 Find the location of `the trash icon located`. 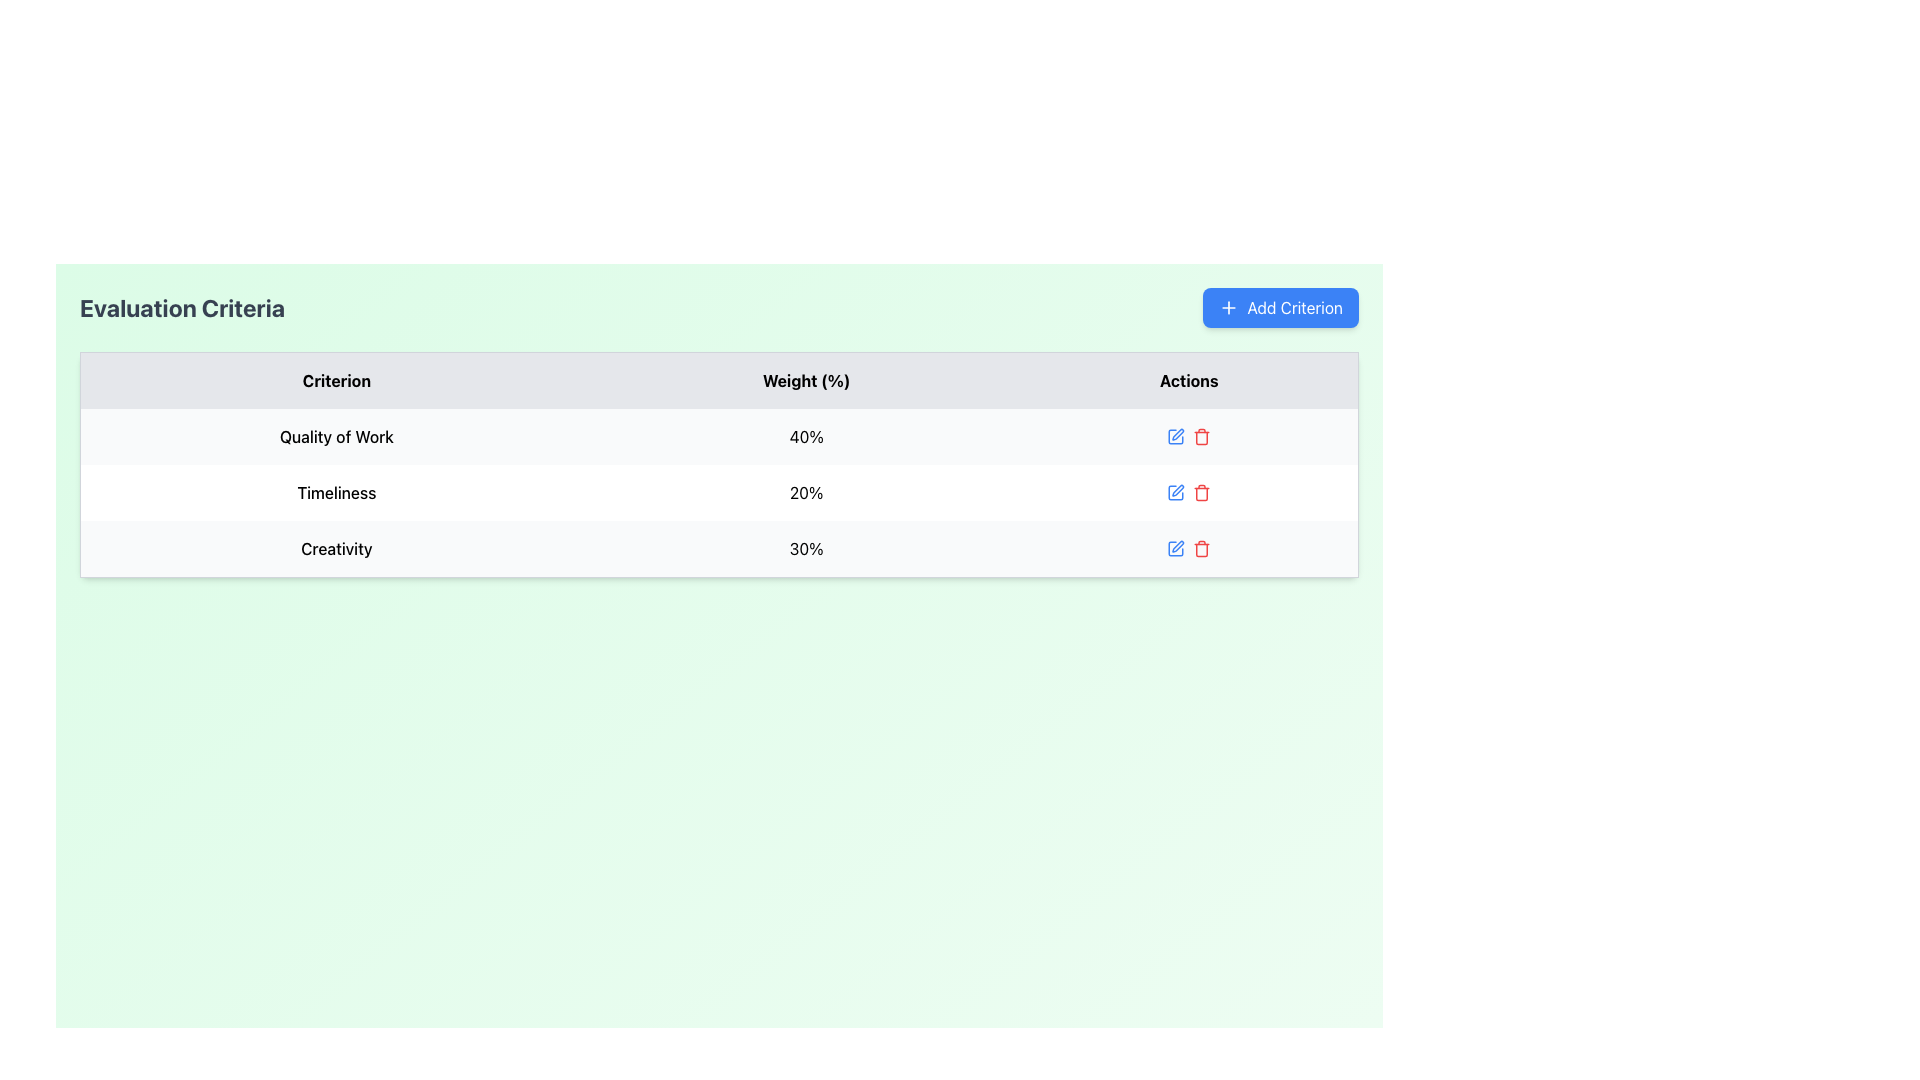

the trash icon located is located at coordinates (1201, 550).